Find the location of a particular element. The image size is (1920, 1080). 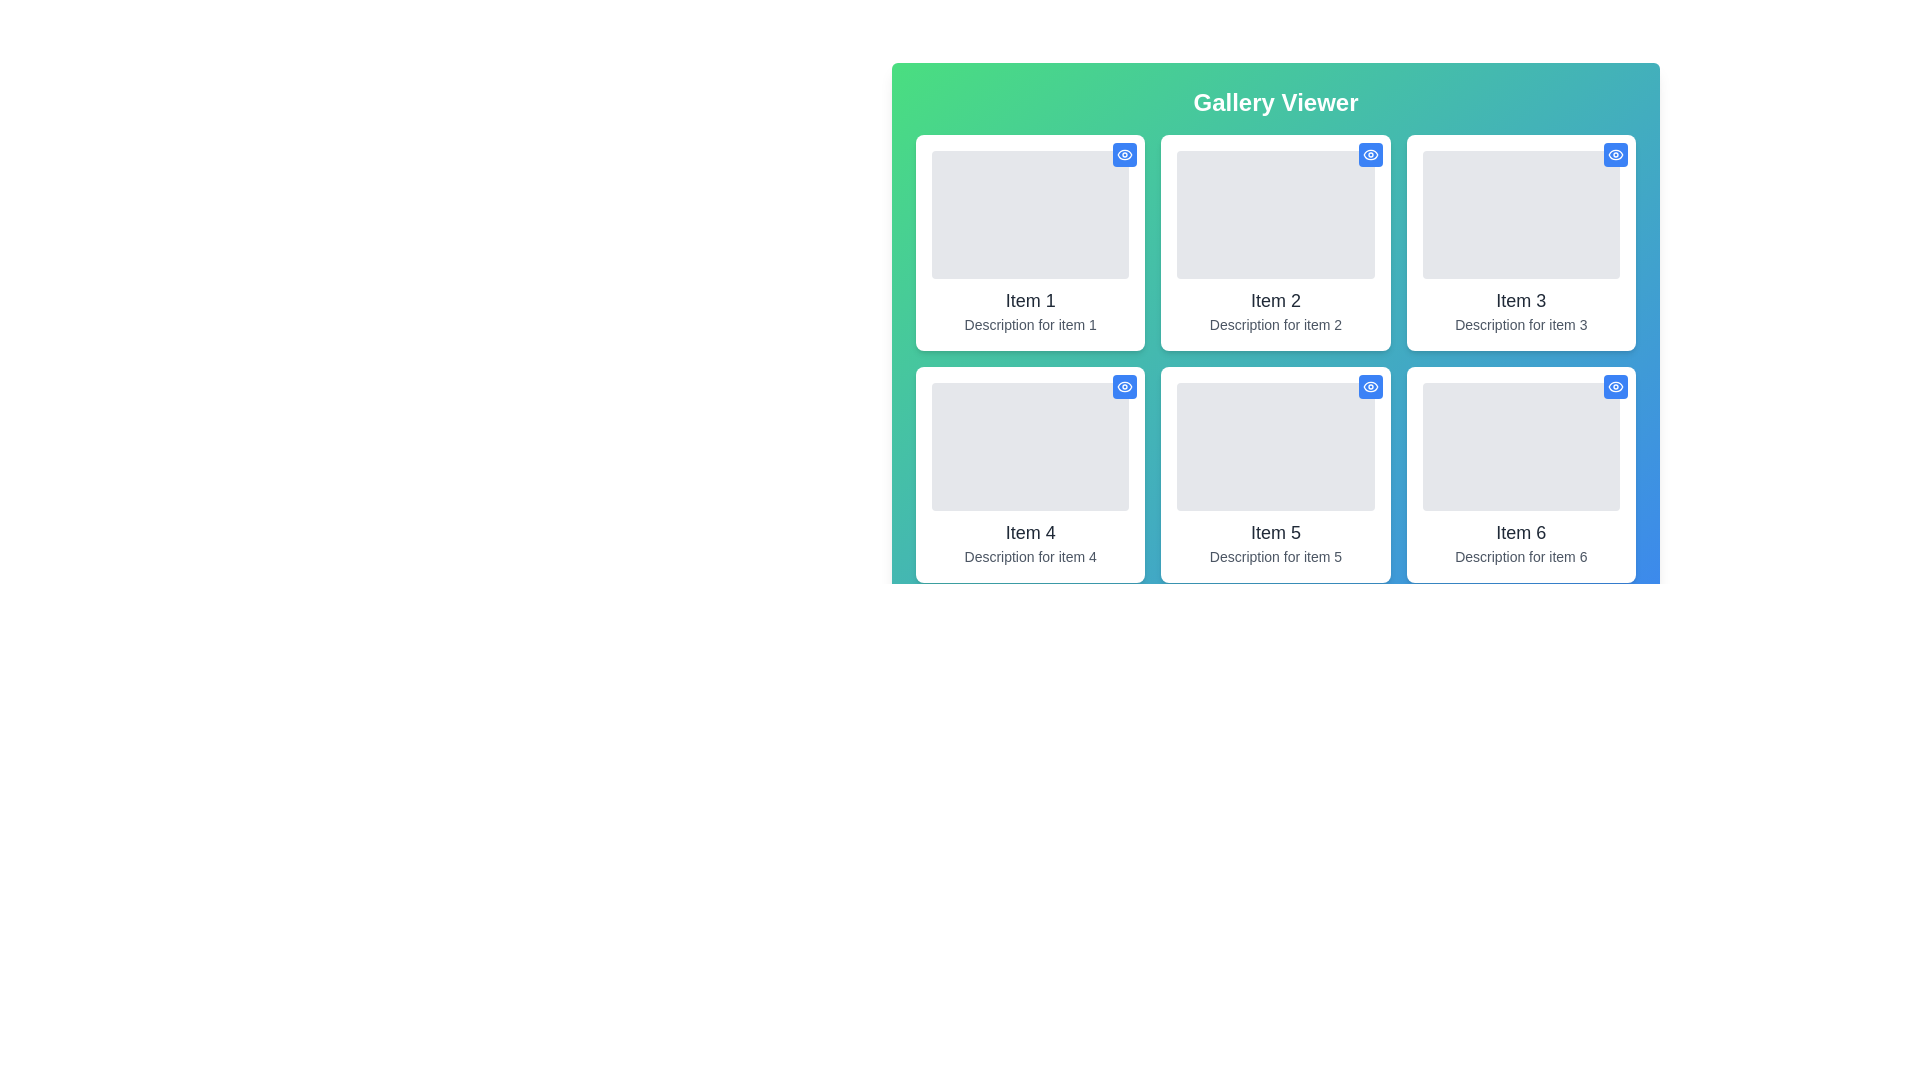

the static text label displaying 'Description for item 1', which is styled in a small gray font and located beneath 'Item 1' in the card interface is located at coordinates (1030, 323).